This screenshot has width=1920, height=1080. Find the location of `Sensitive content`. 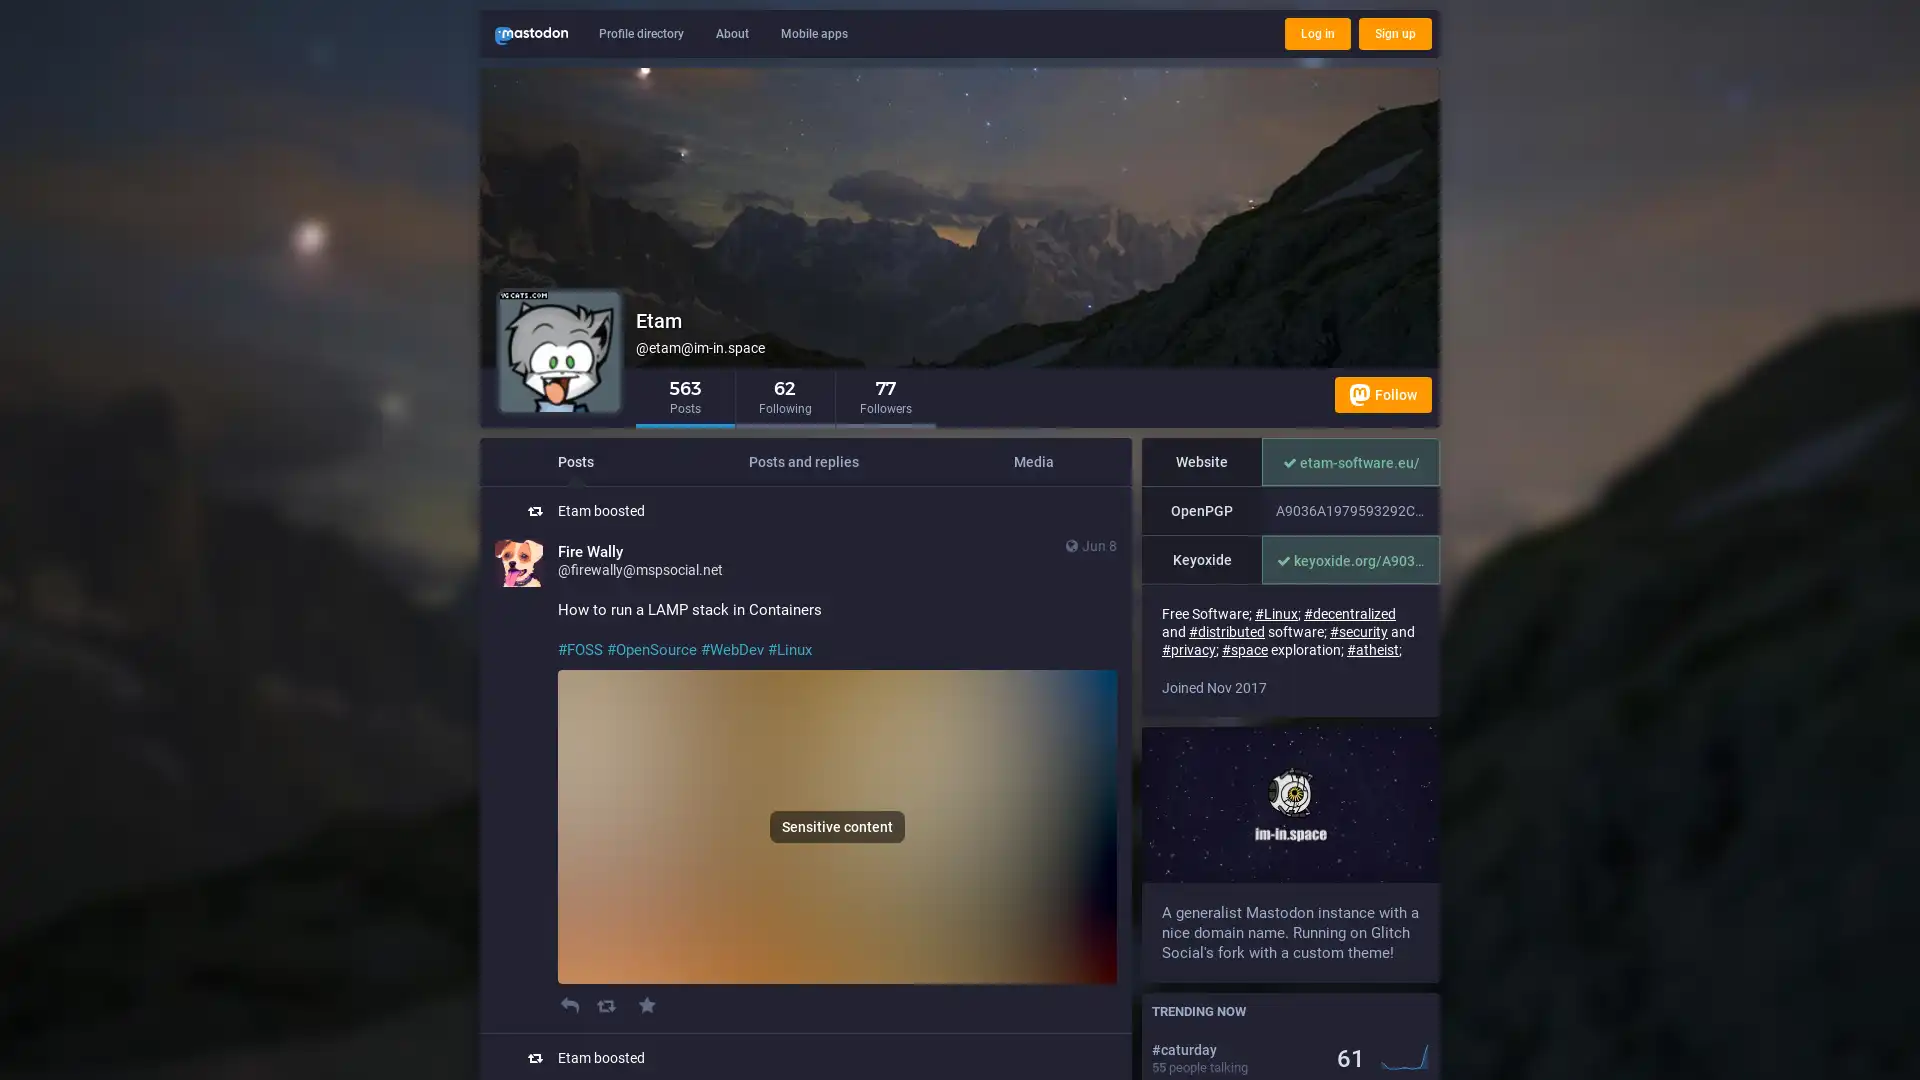

Sensitive content is located at coordinates (837, 826).